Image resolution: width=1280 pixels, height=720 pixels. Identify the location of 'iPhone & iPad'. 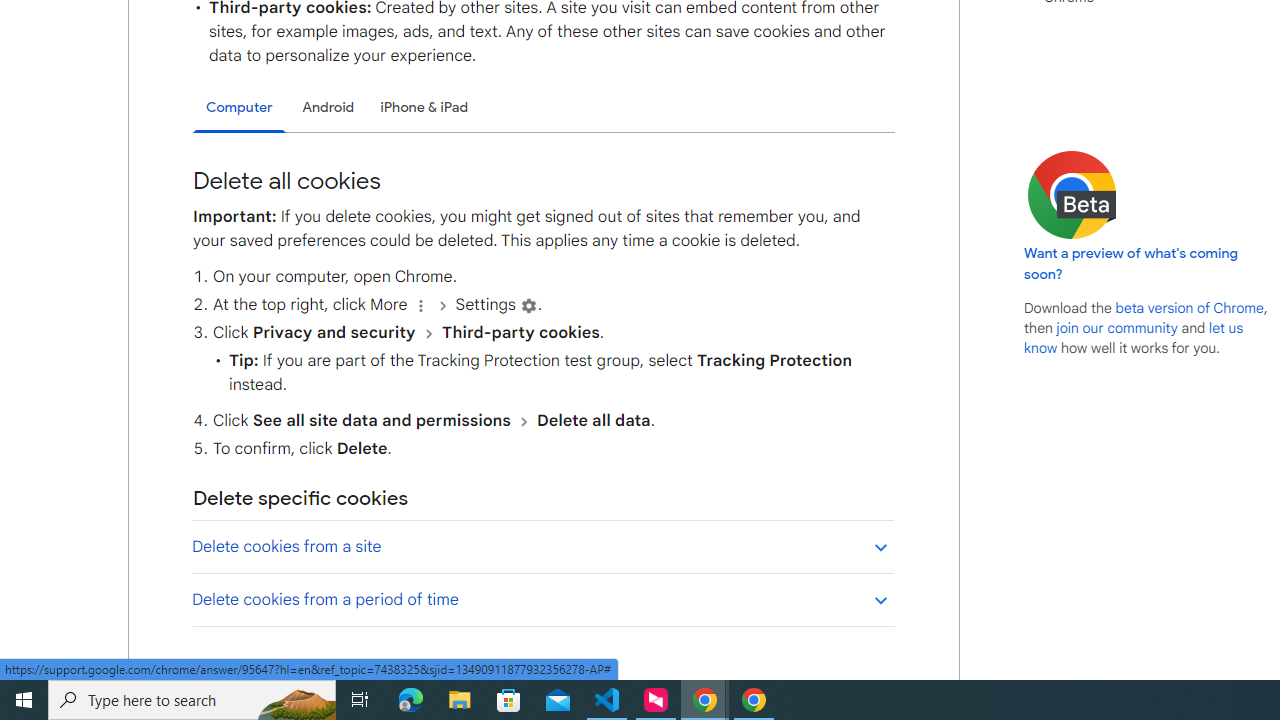
(423, 107).